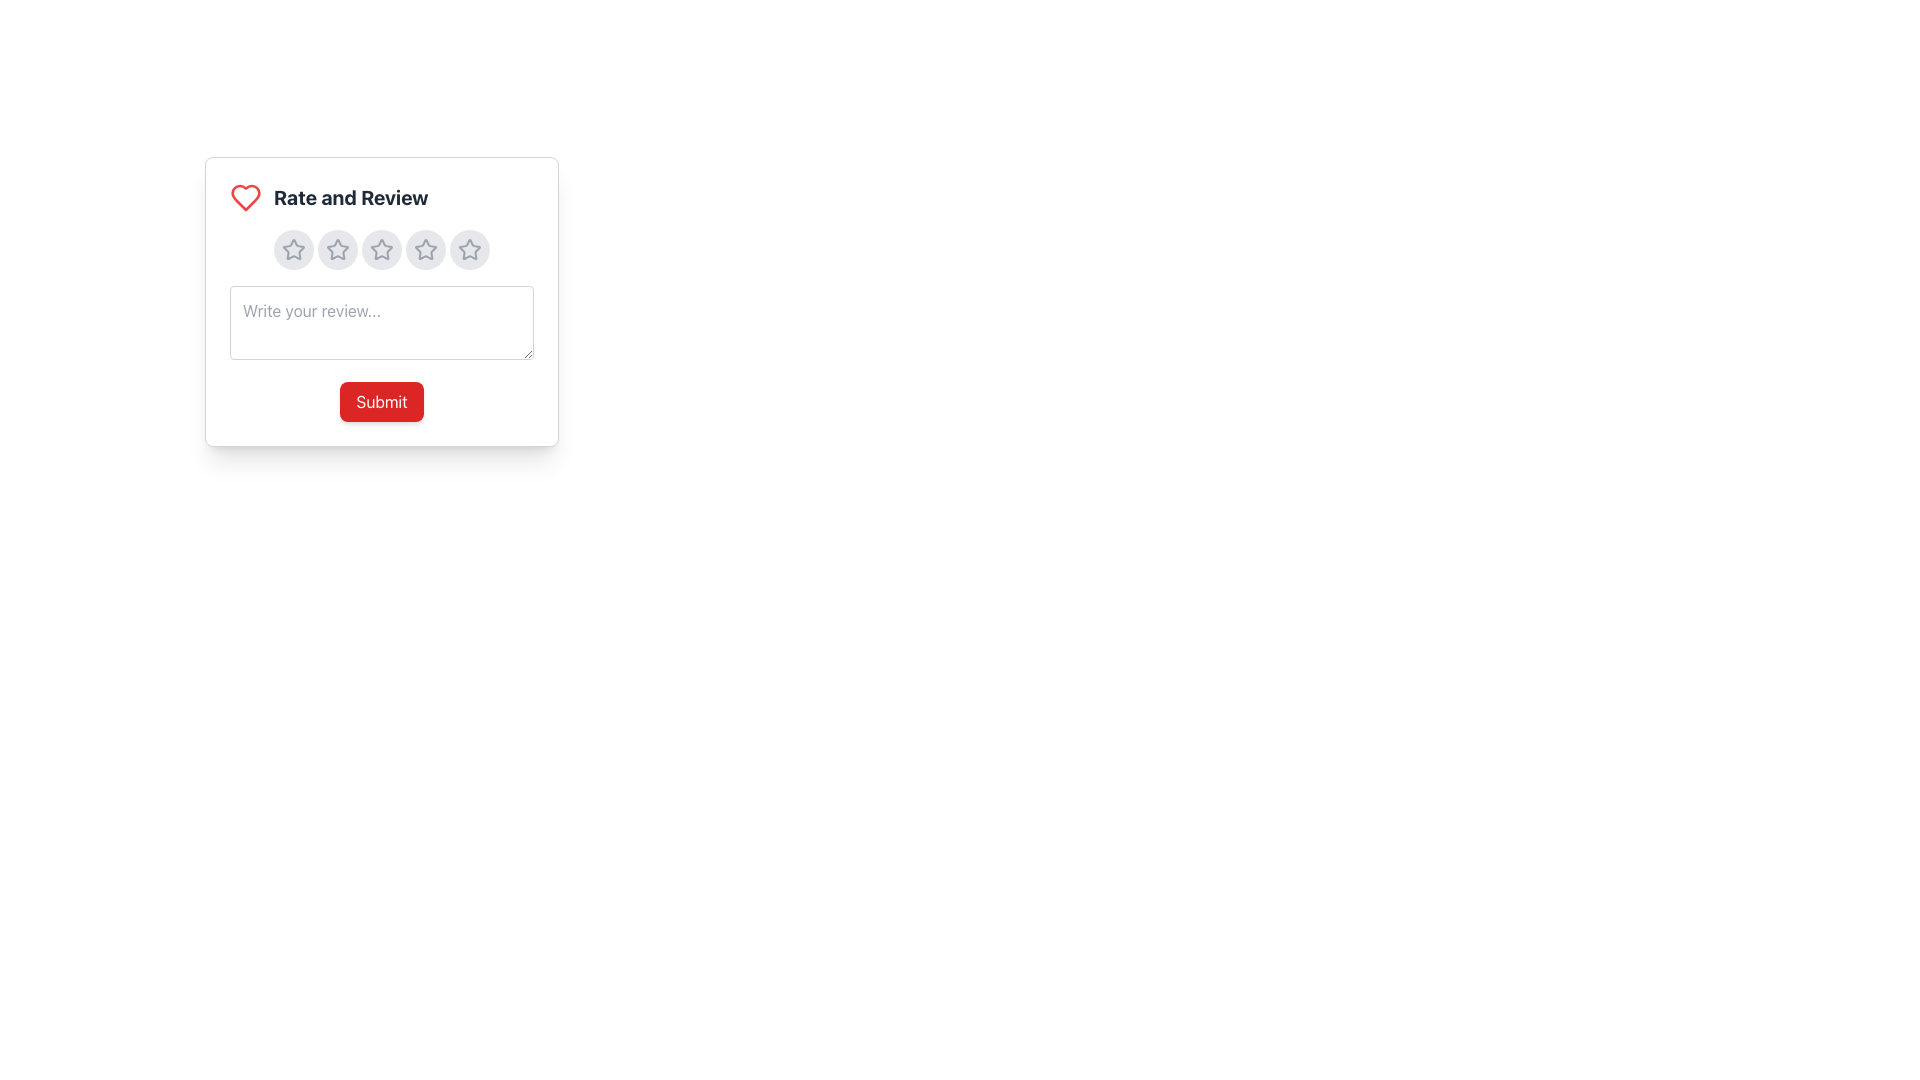 The width and height of the screenshot is (1920, 1080). Describe the element at coordinates (337, 248) in the screenshot. I see `the second star icon in the rating area` at that location.